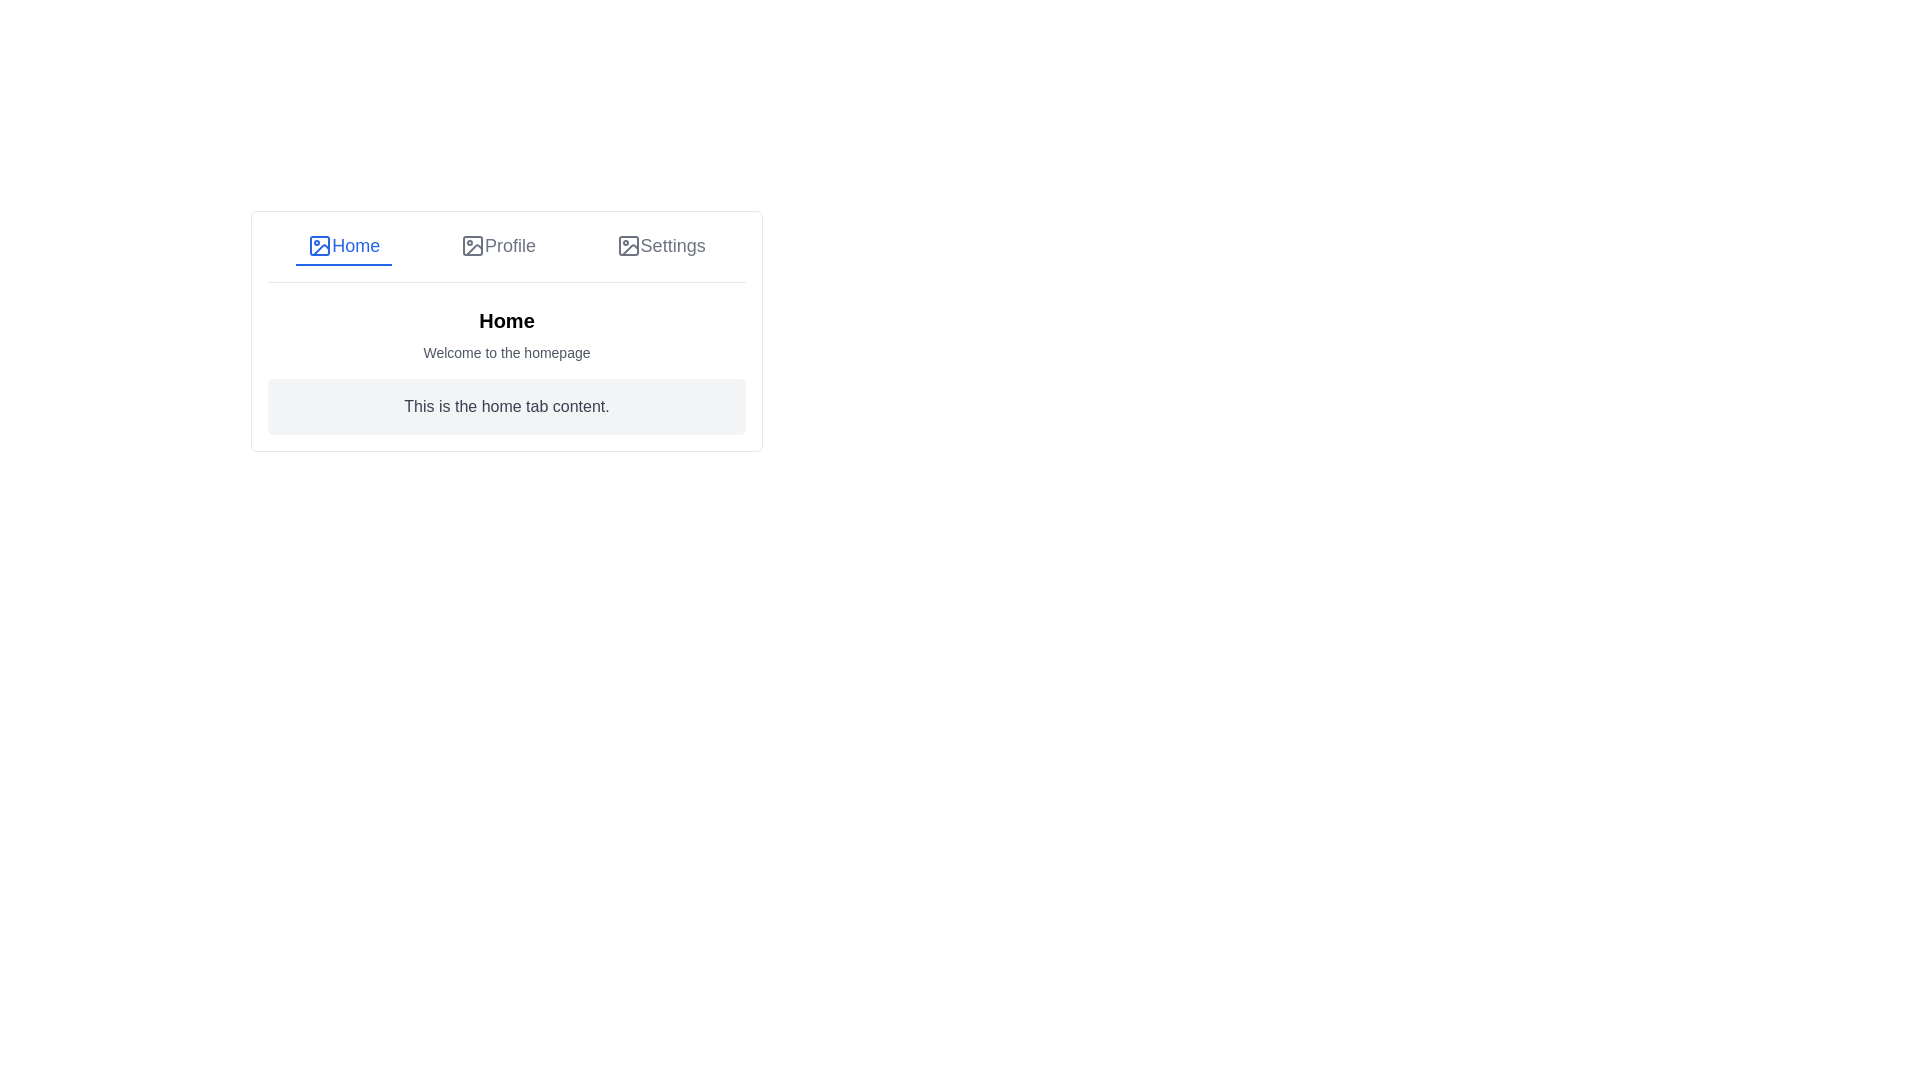  What do you see at coordinates (320, 245) in the screenshot?
I see `the blue outlined icon resembling an image or photo frame located at the leftmost side of the navigation bar in the 'Home' tab` at bounding box center [320, 245].